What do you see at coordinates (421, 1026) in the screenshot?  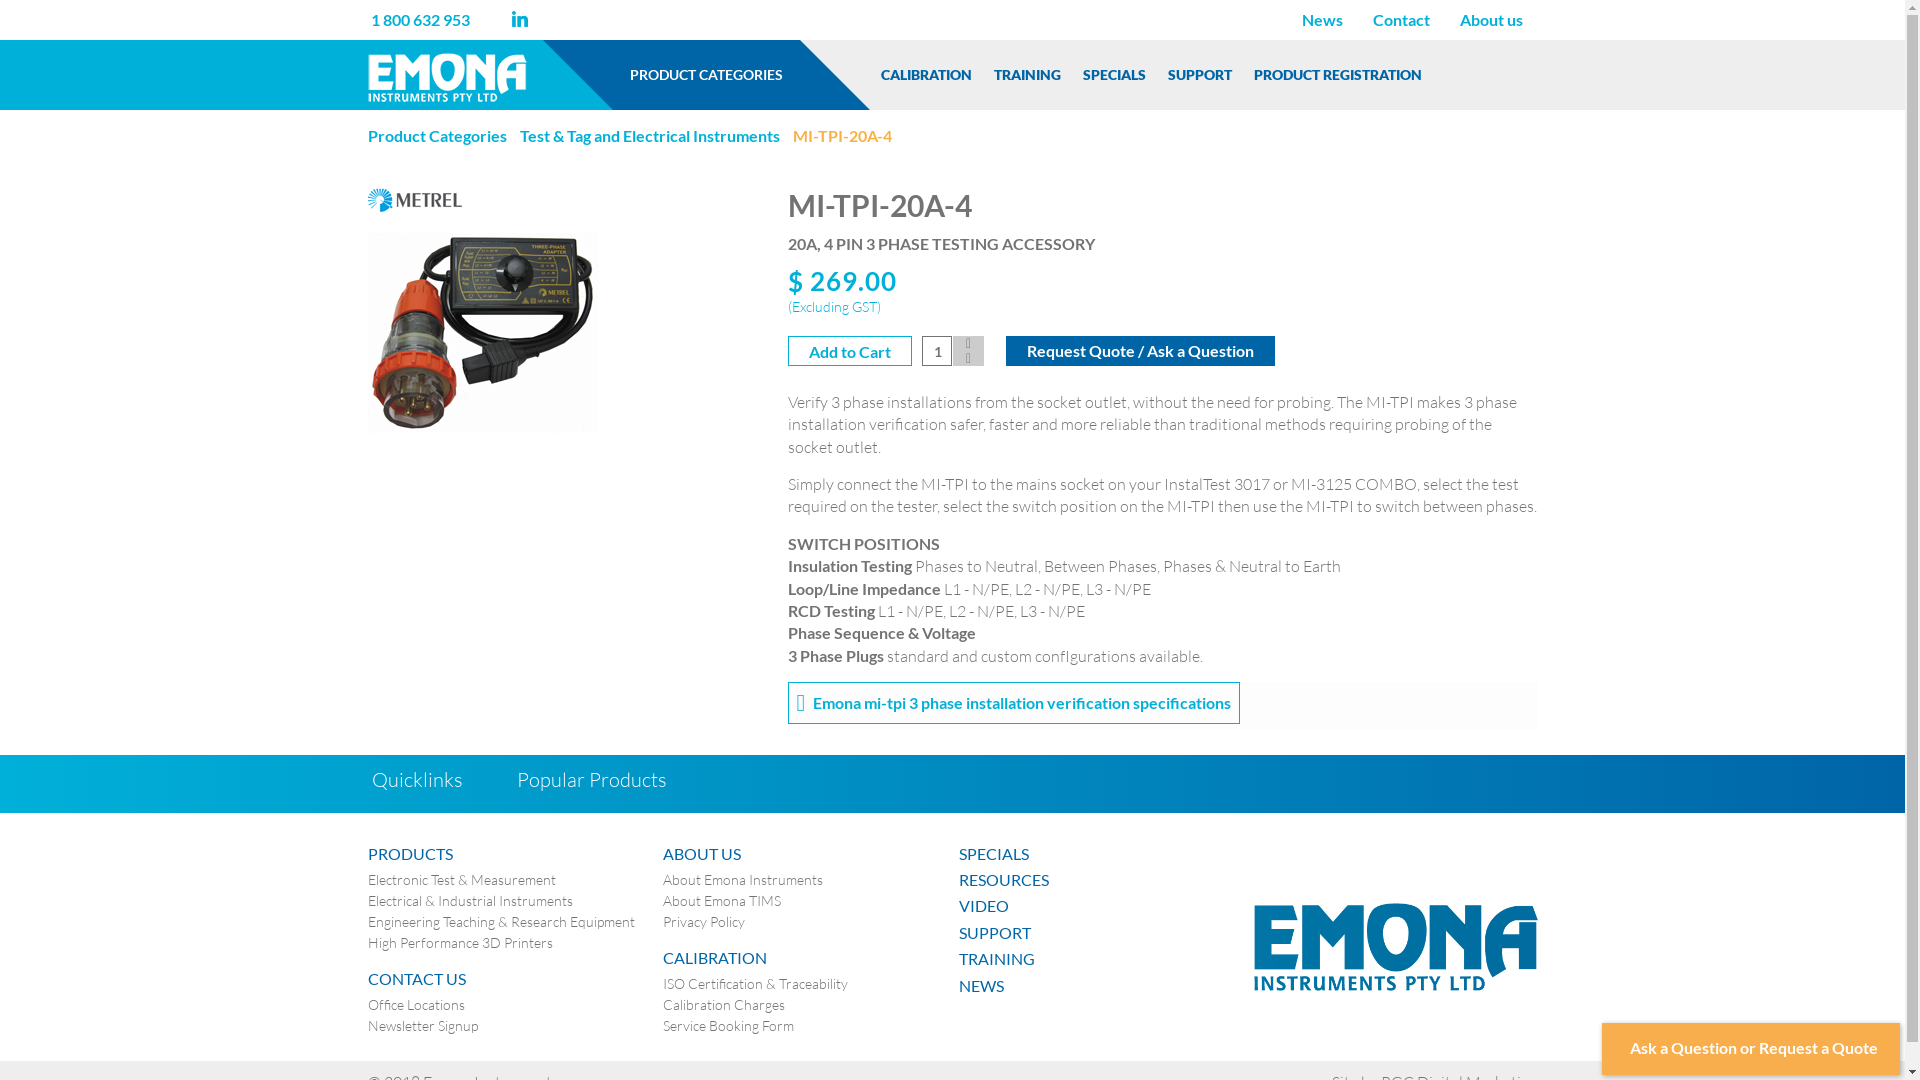 I see `'Newsletter Signup'` at bounding box center [421, 1026].